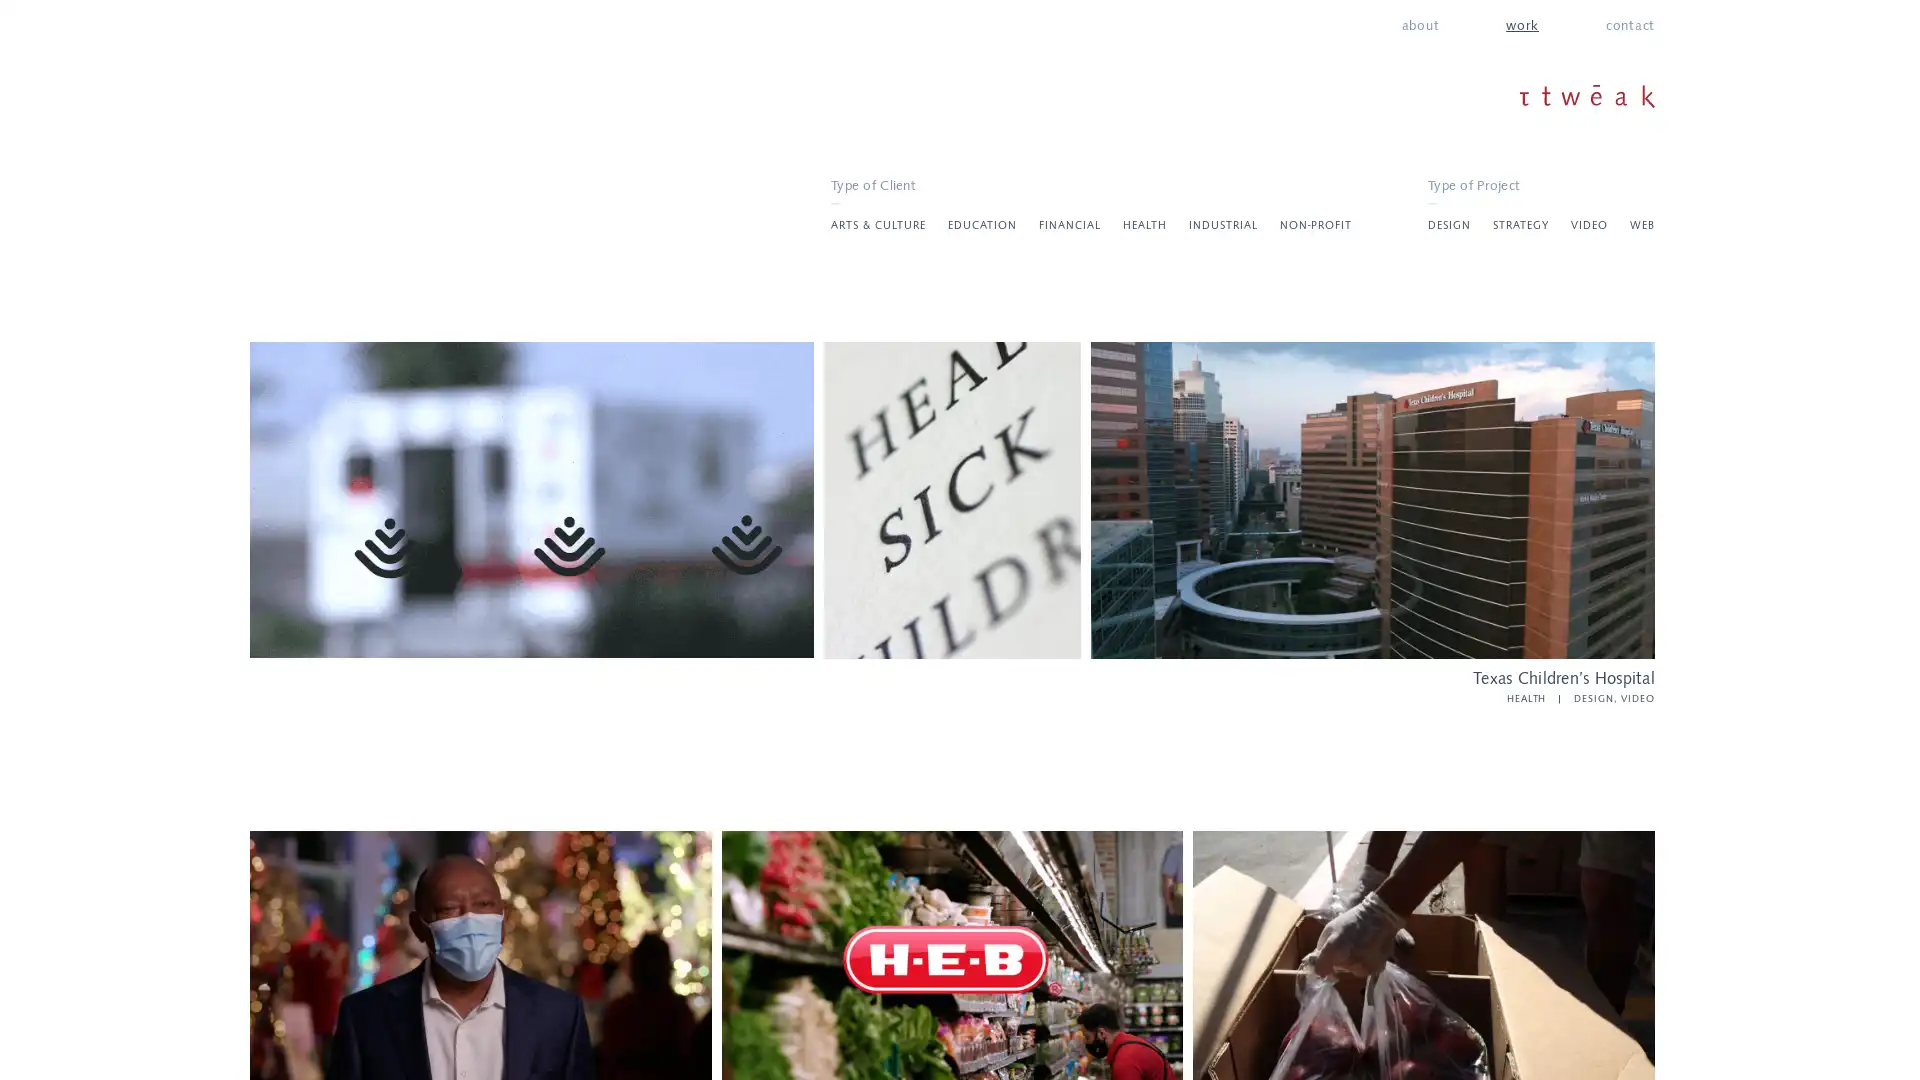 Image resolution: width=1920 pixels, height=1080 pixels. Describe the element at coordinates (1069, 225) in the screenshot. I see `FINANCIAL` at that location.